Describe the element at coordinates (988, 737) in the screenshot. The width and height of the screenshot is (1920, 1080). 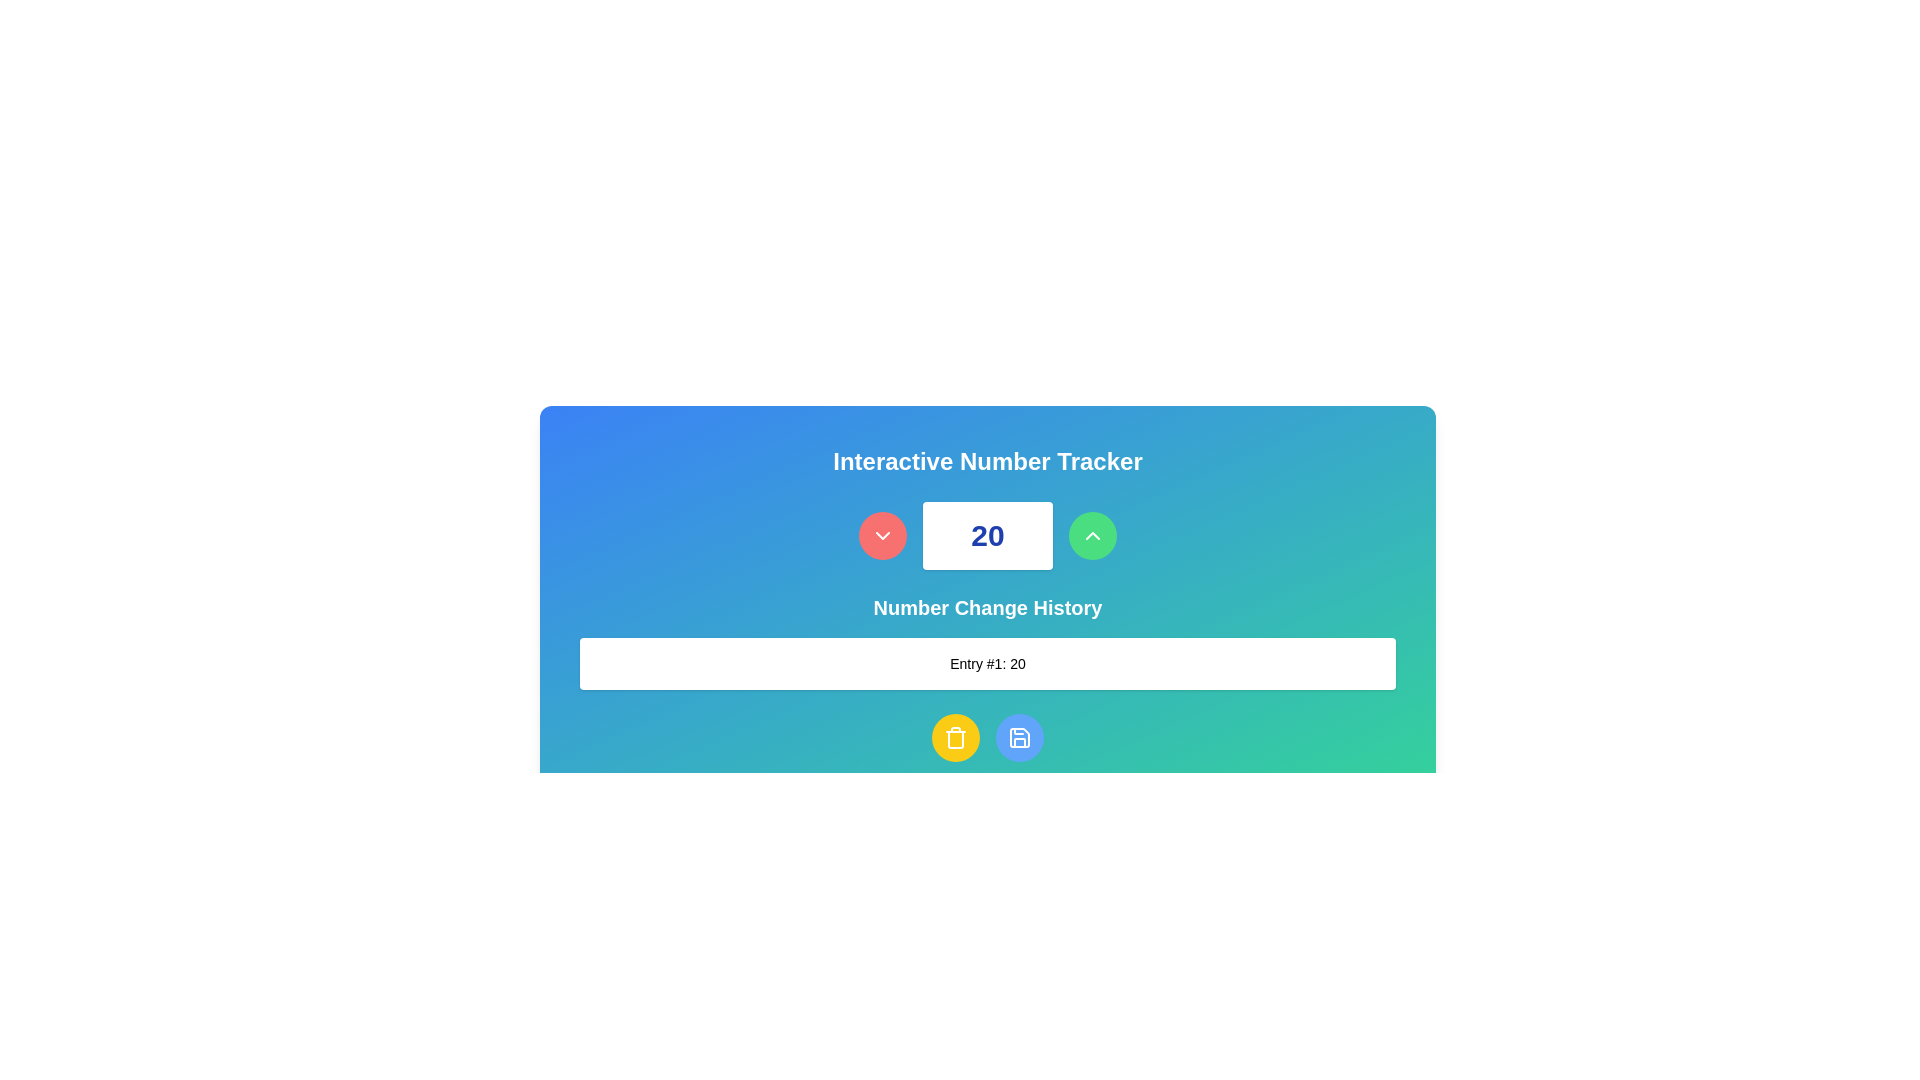
I see `the delete button located in the control panel of the 'Interactive Number Tracker' interface` at that location.